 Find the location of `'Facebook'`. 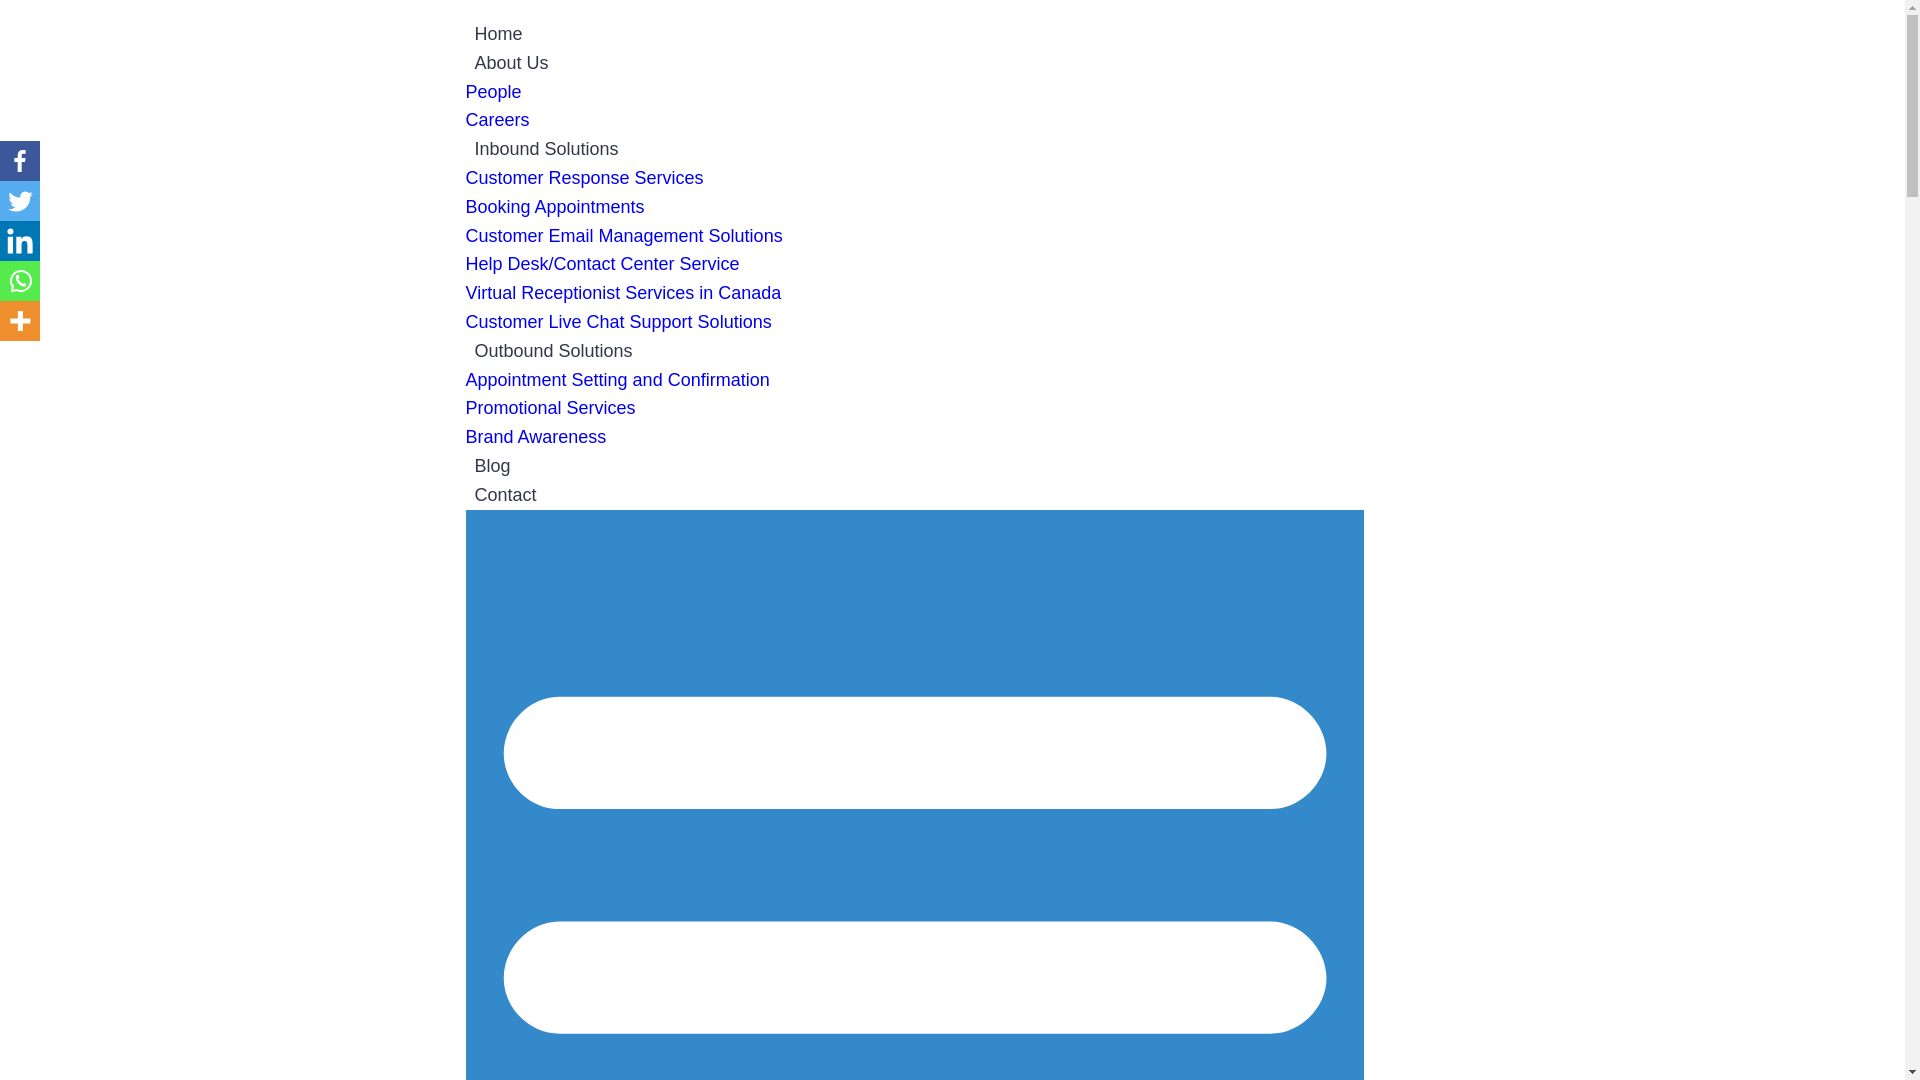

'Facebook' is located at coordinates (0, 160).